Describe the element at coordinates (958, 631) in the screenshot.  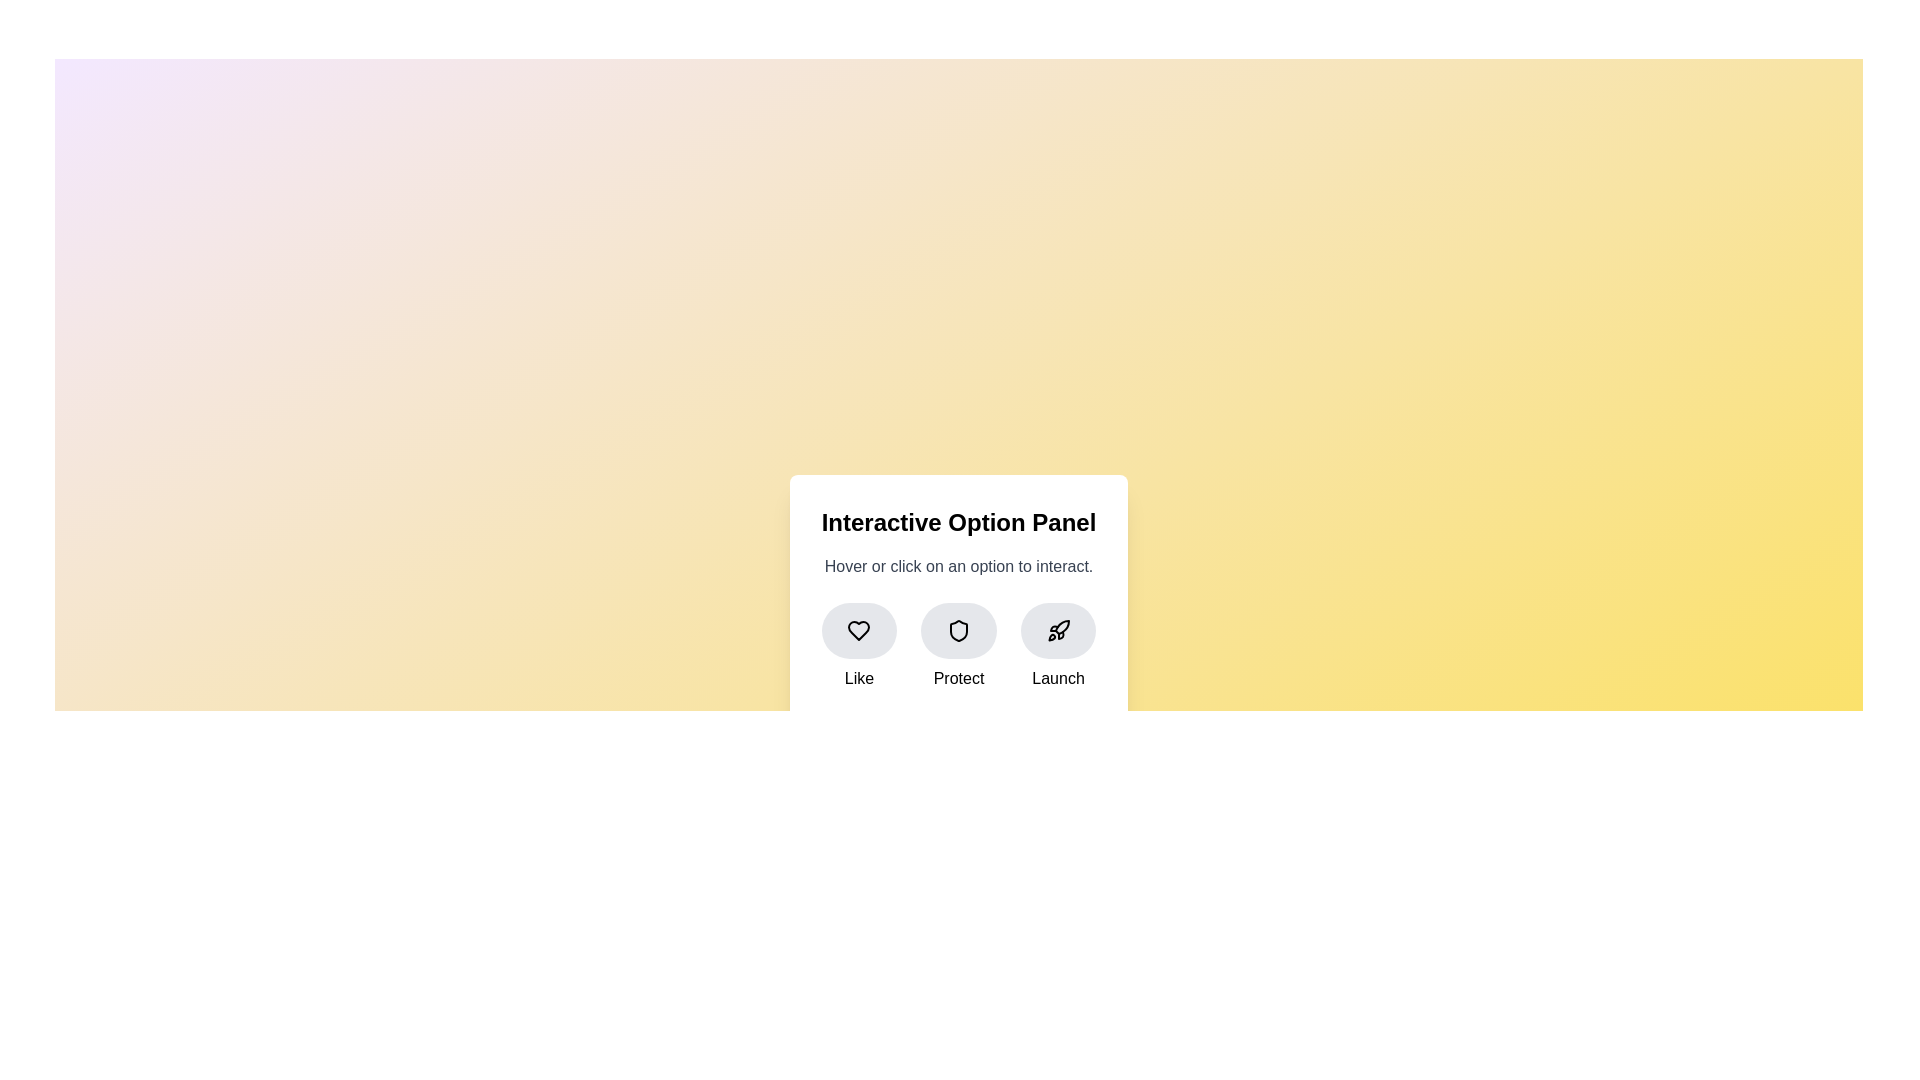
I see `the shield-shaped SVG icon within the circular button in the Interactive Option Panel` at that location.